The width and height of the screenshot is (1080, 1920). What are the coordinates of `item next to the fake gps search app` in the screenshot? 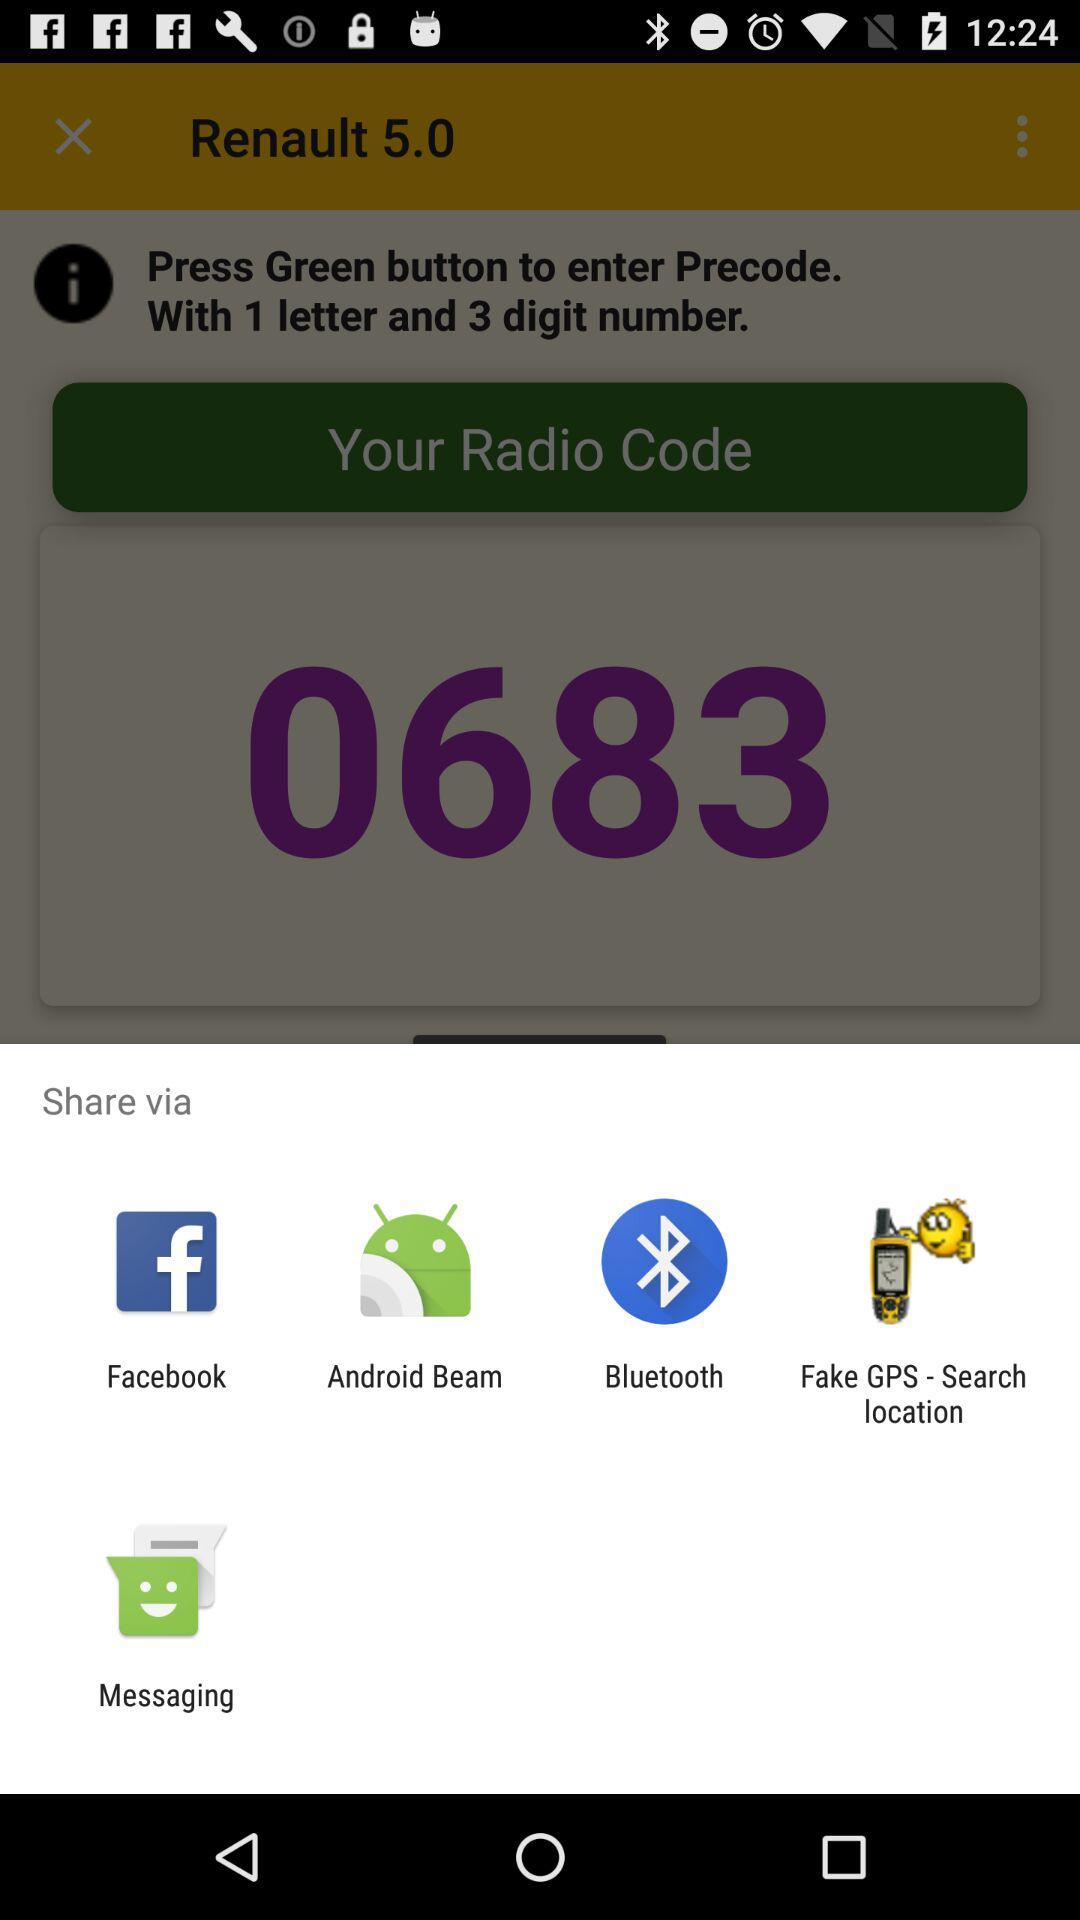 It's located at (664, 1392).